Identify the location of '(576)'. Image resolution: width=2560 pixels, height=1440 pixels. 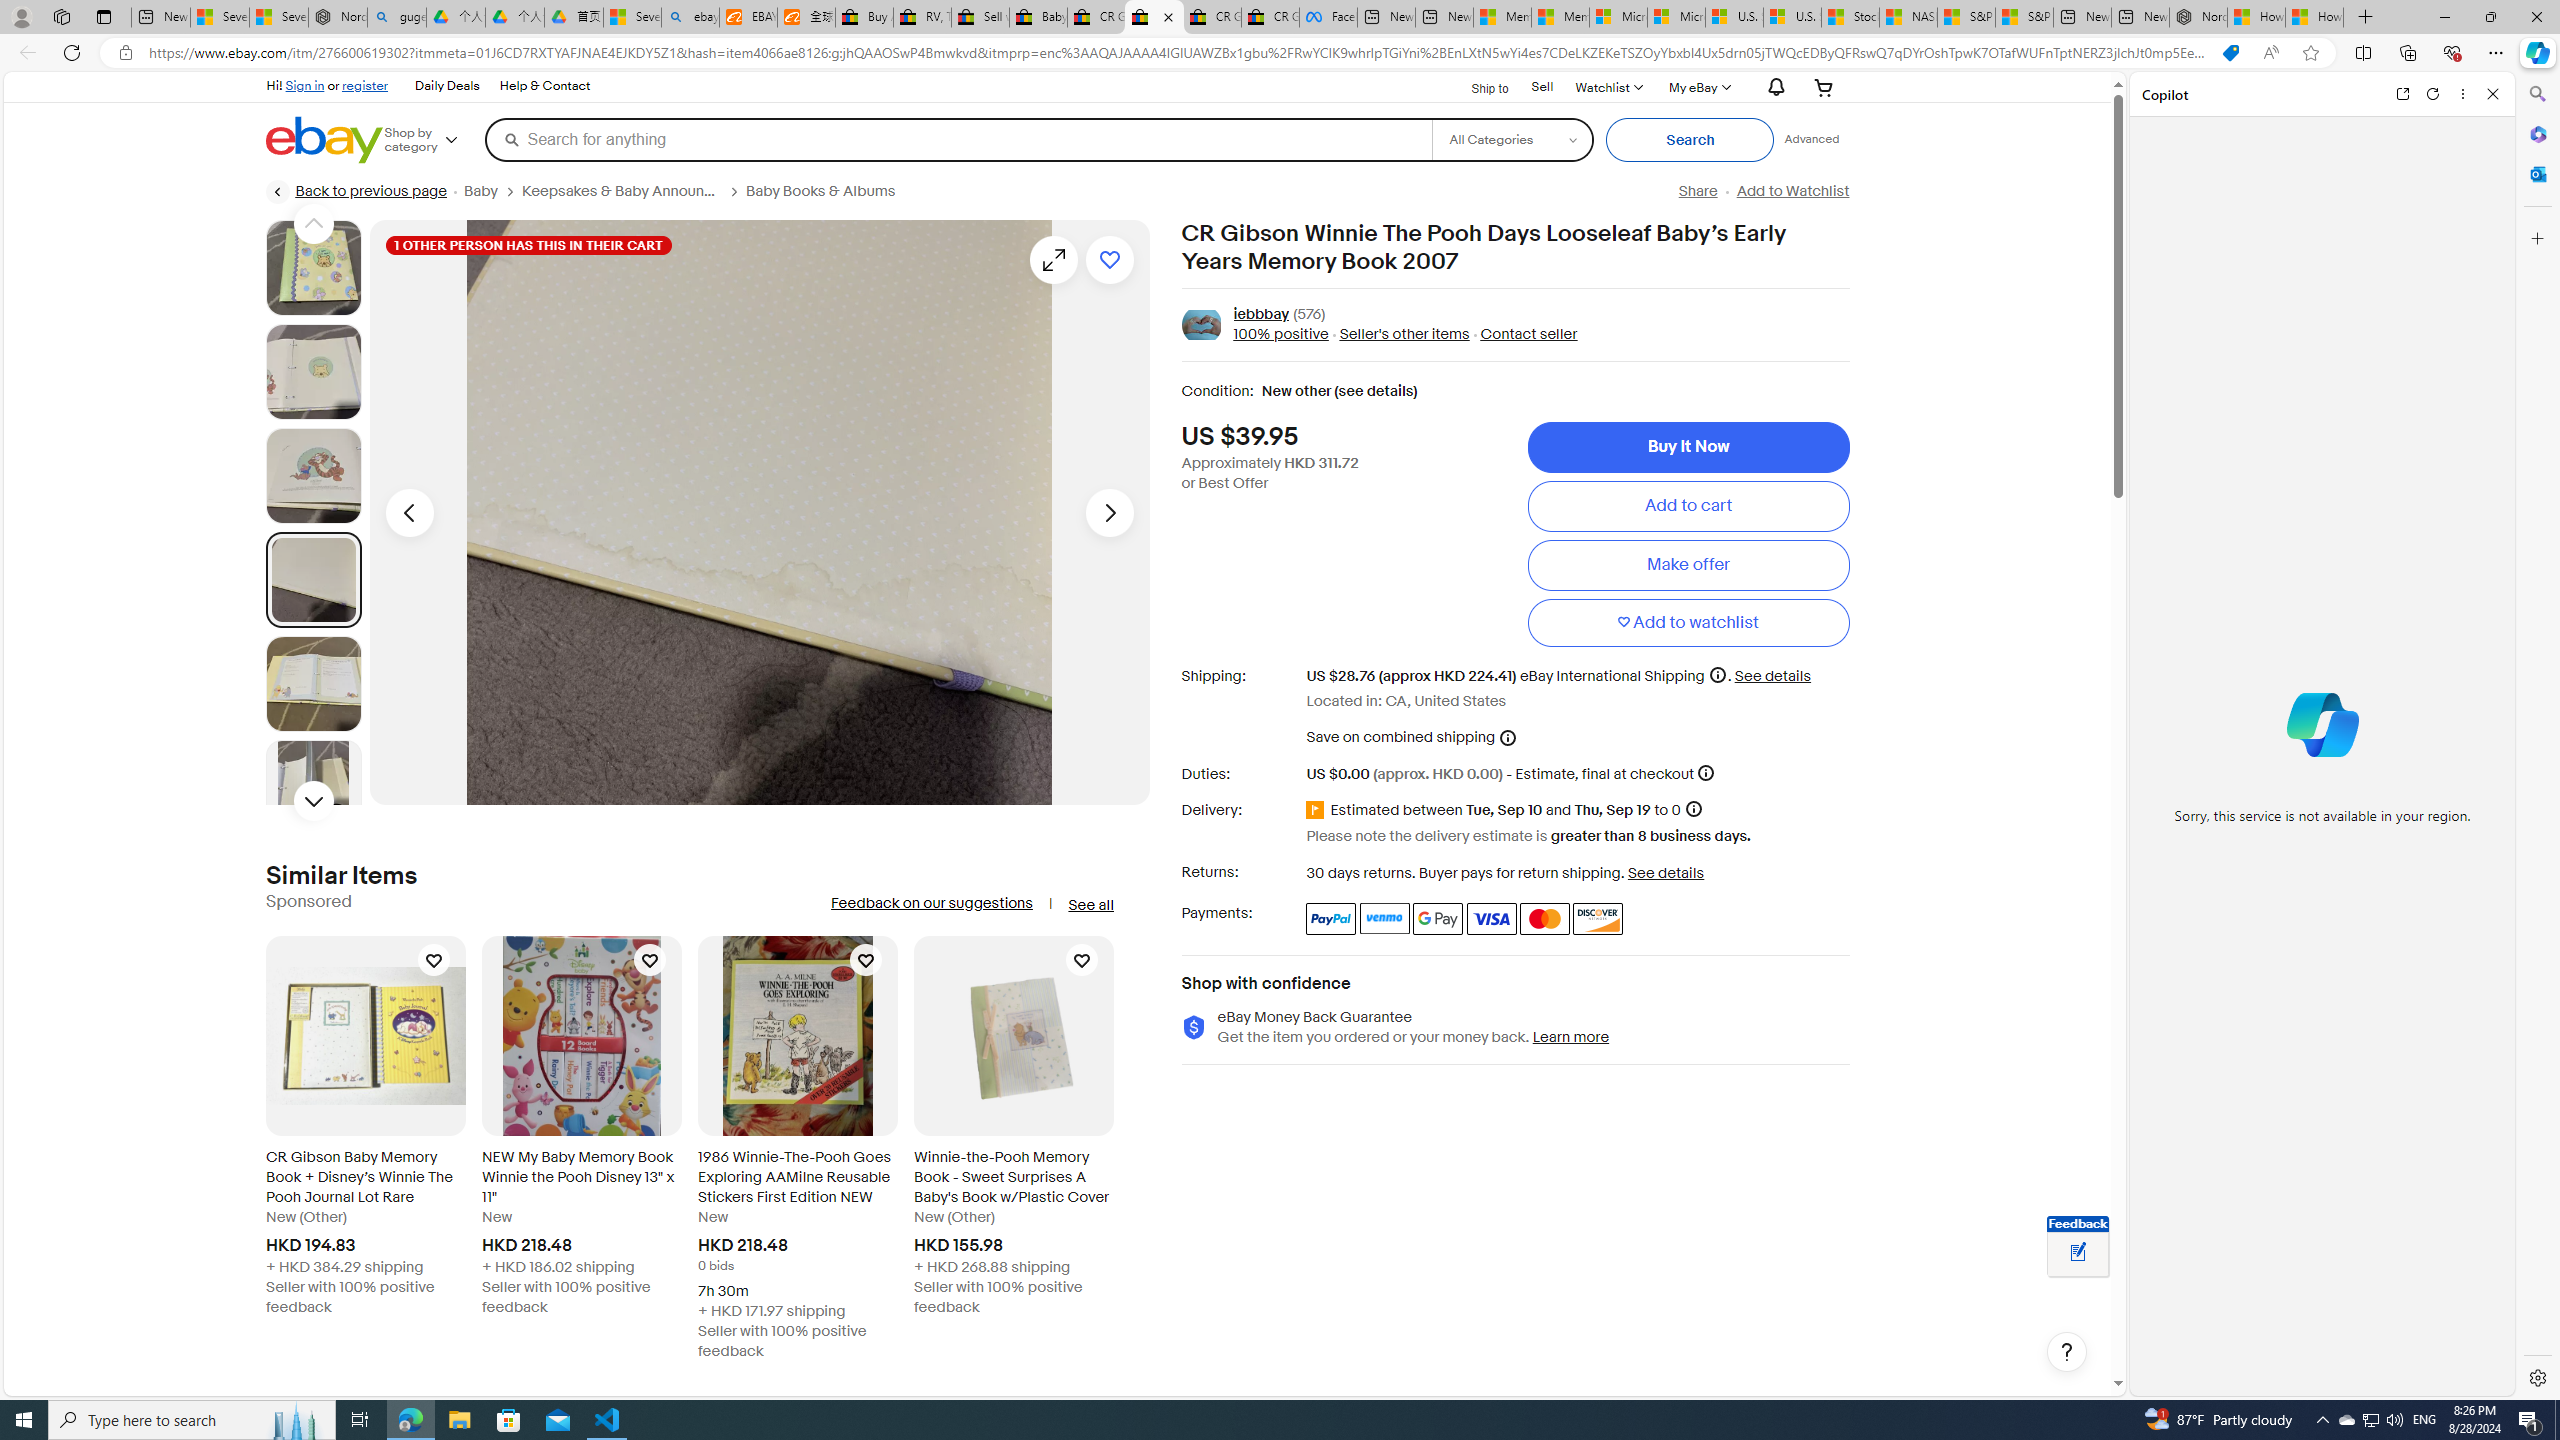
(1308, 314).